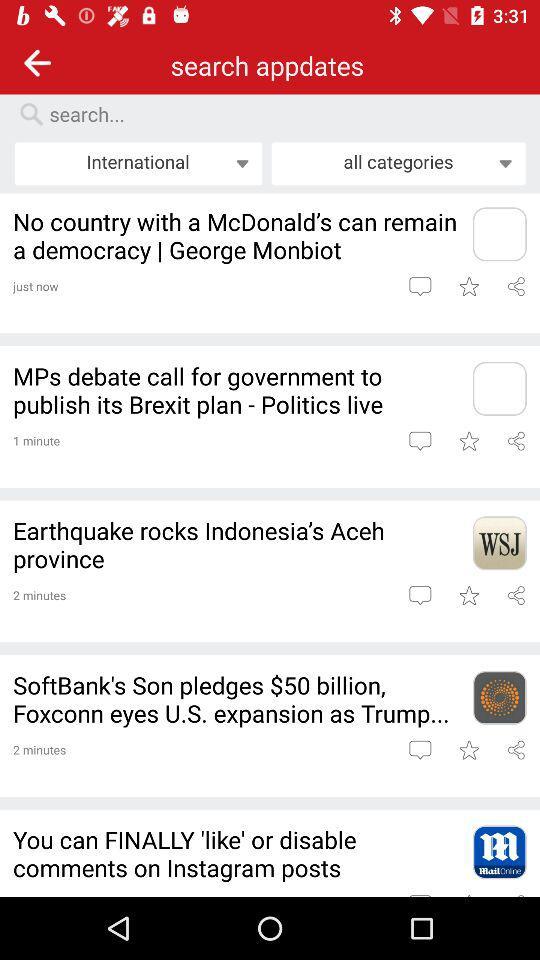 The height and width of the screenshot is (960, 540). I want to click on icon next to the international icon, so click(398, 162).